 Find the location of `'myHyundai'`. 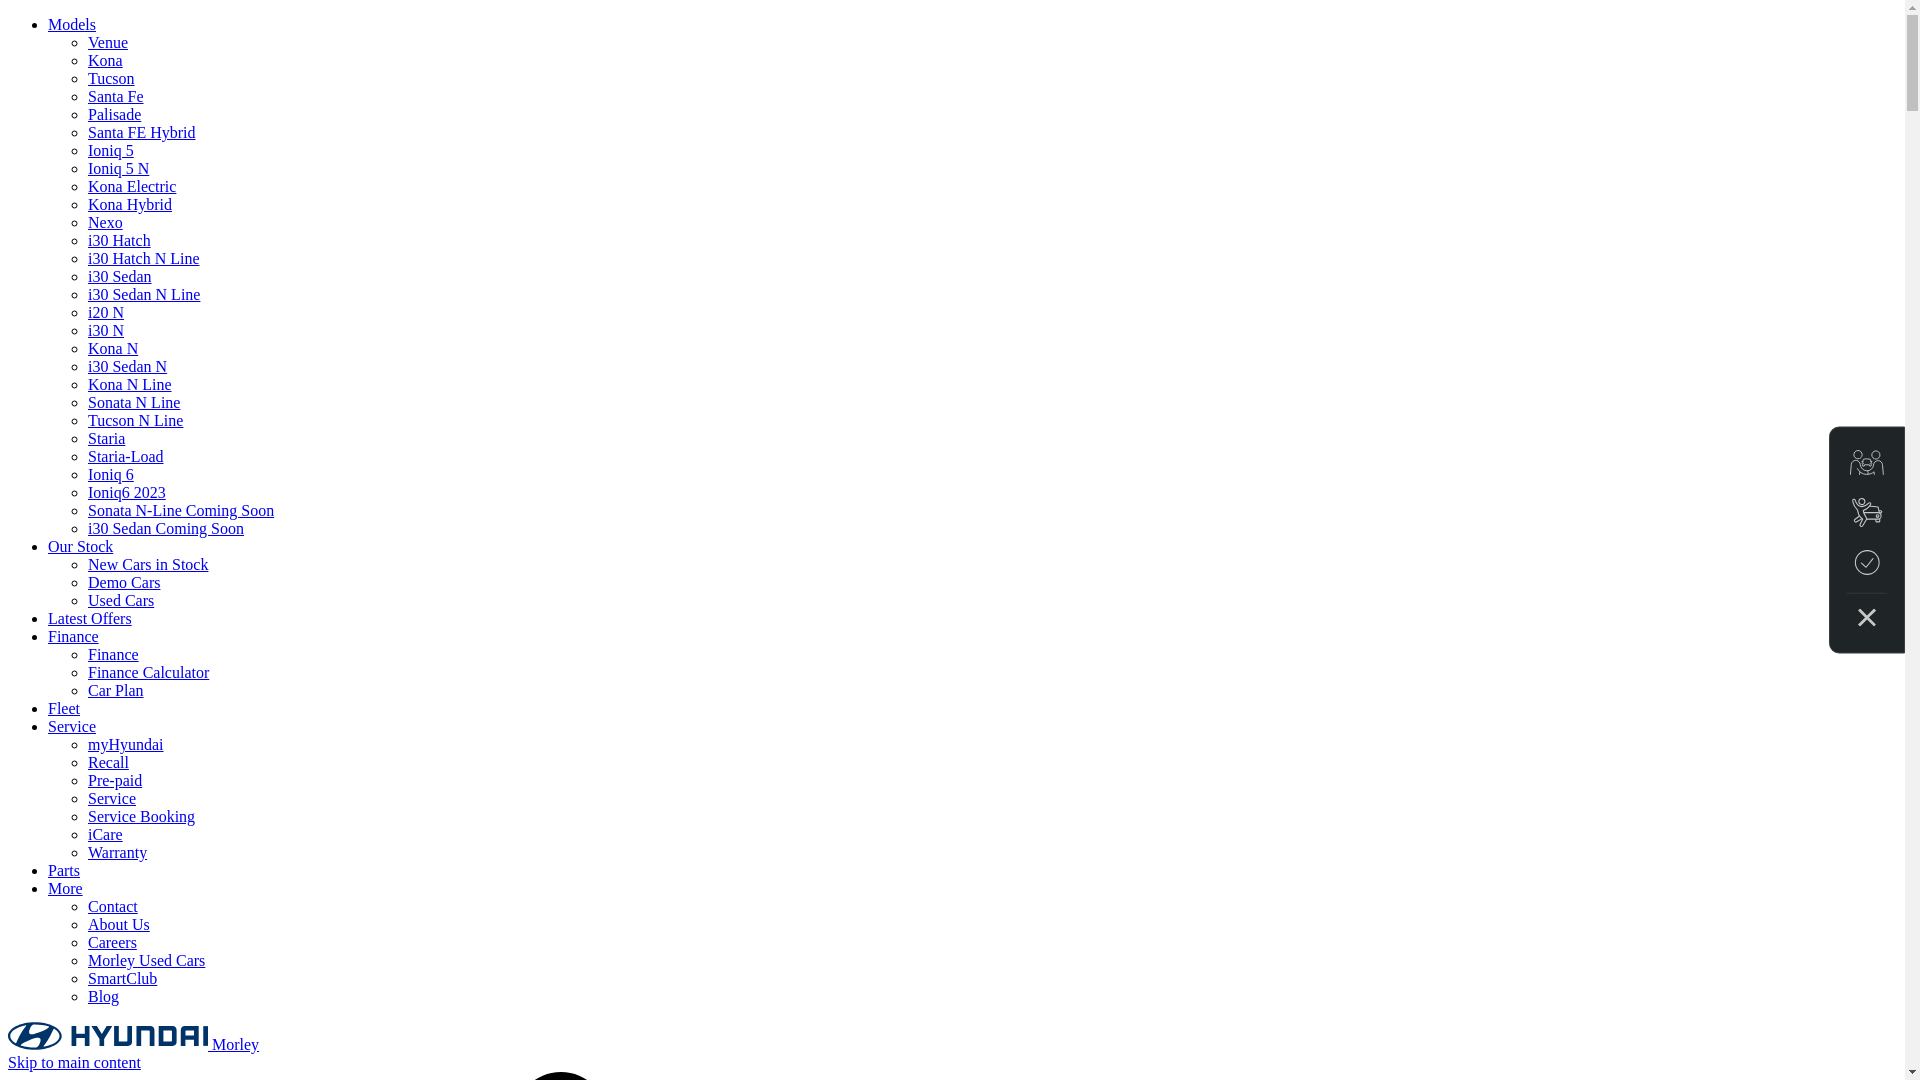

'myHyundai' is located at coordinates (124, 744).